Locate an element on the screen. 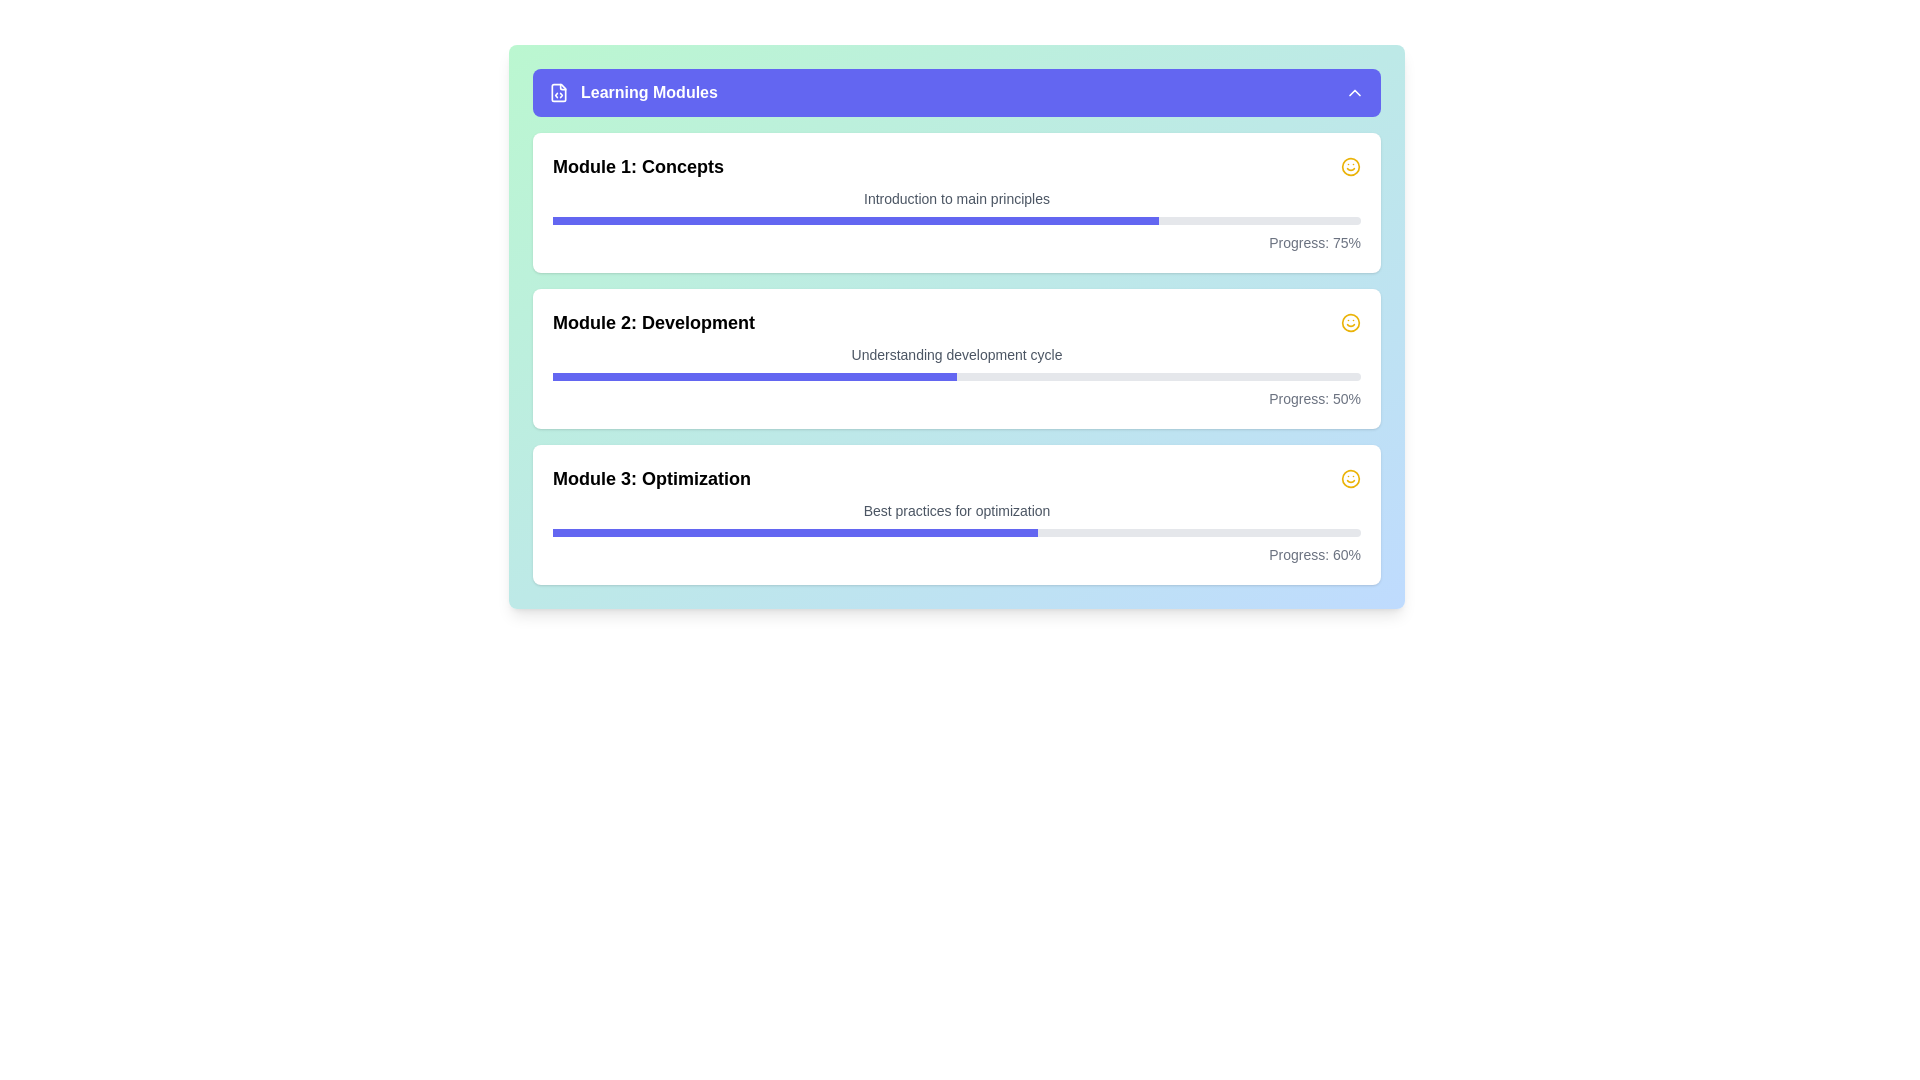  the bold-text heading labeled 'Module 2: Development' for accessibility purposes is located at coordinates (653, 322).